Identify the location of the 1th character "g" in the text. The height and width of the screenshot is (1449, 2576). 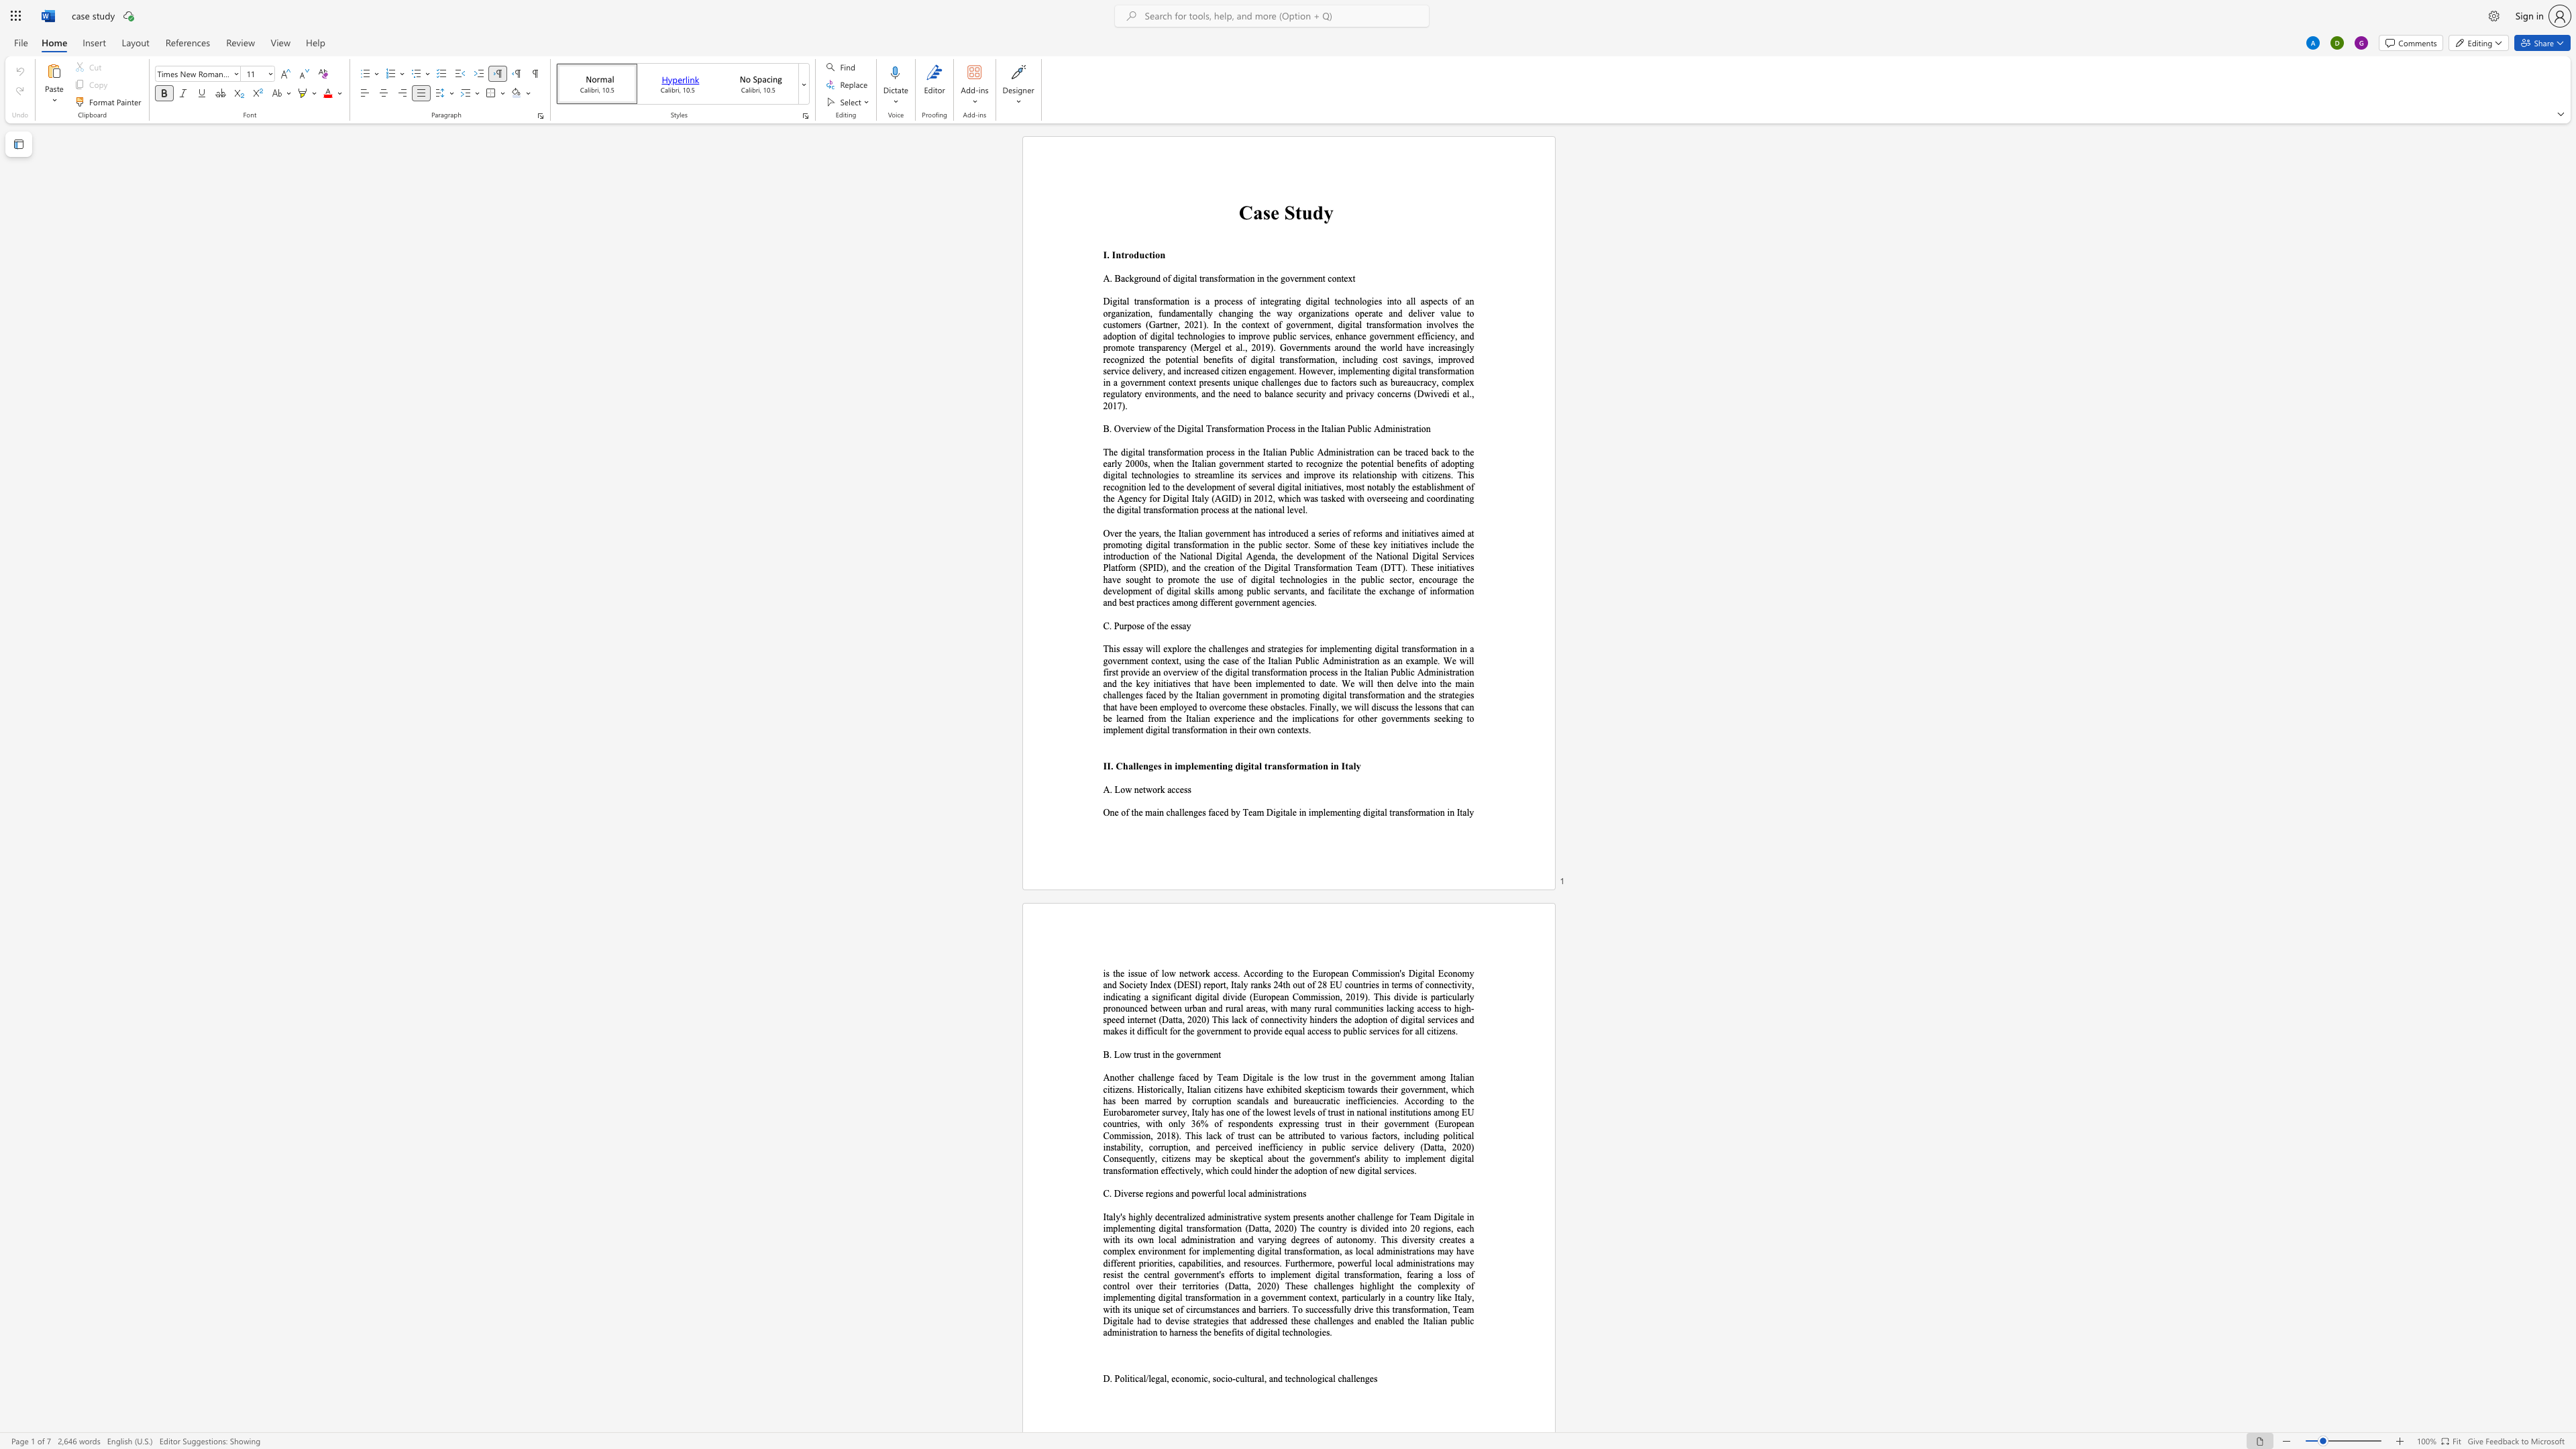
(1177, 1054).